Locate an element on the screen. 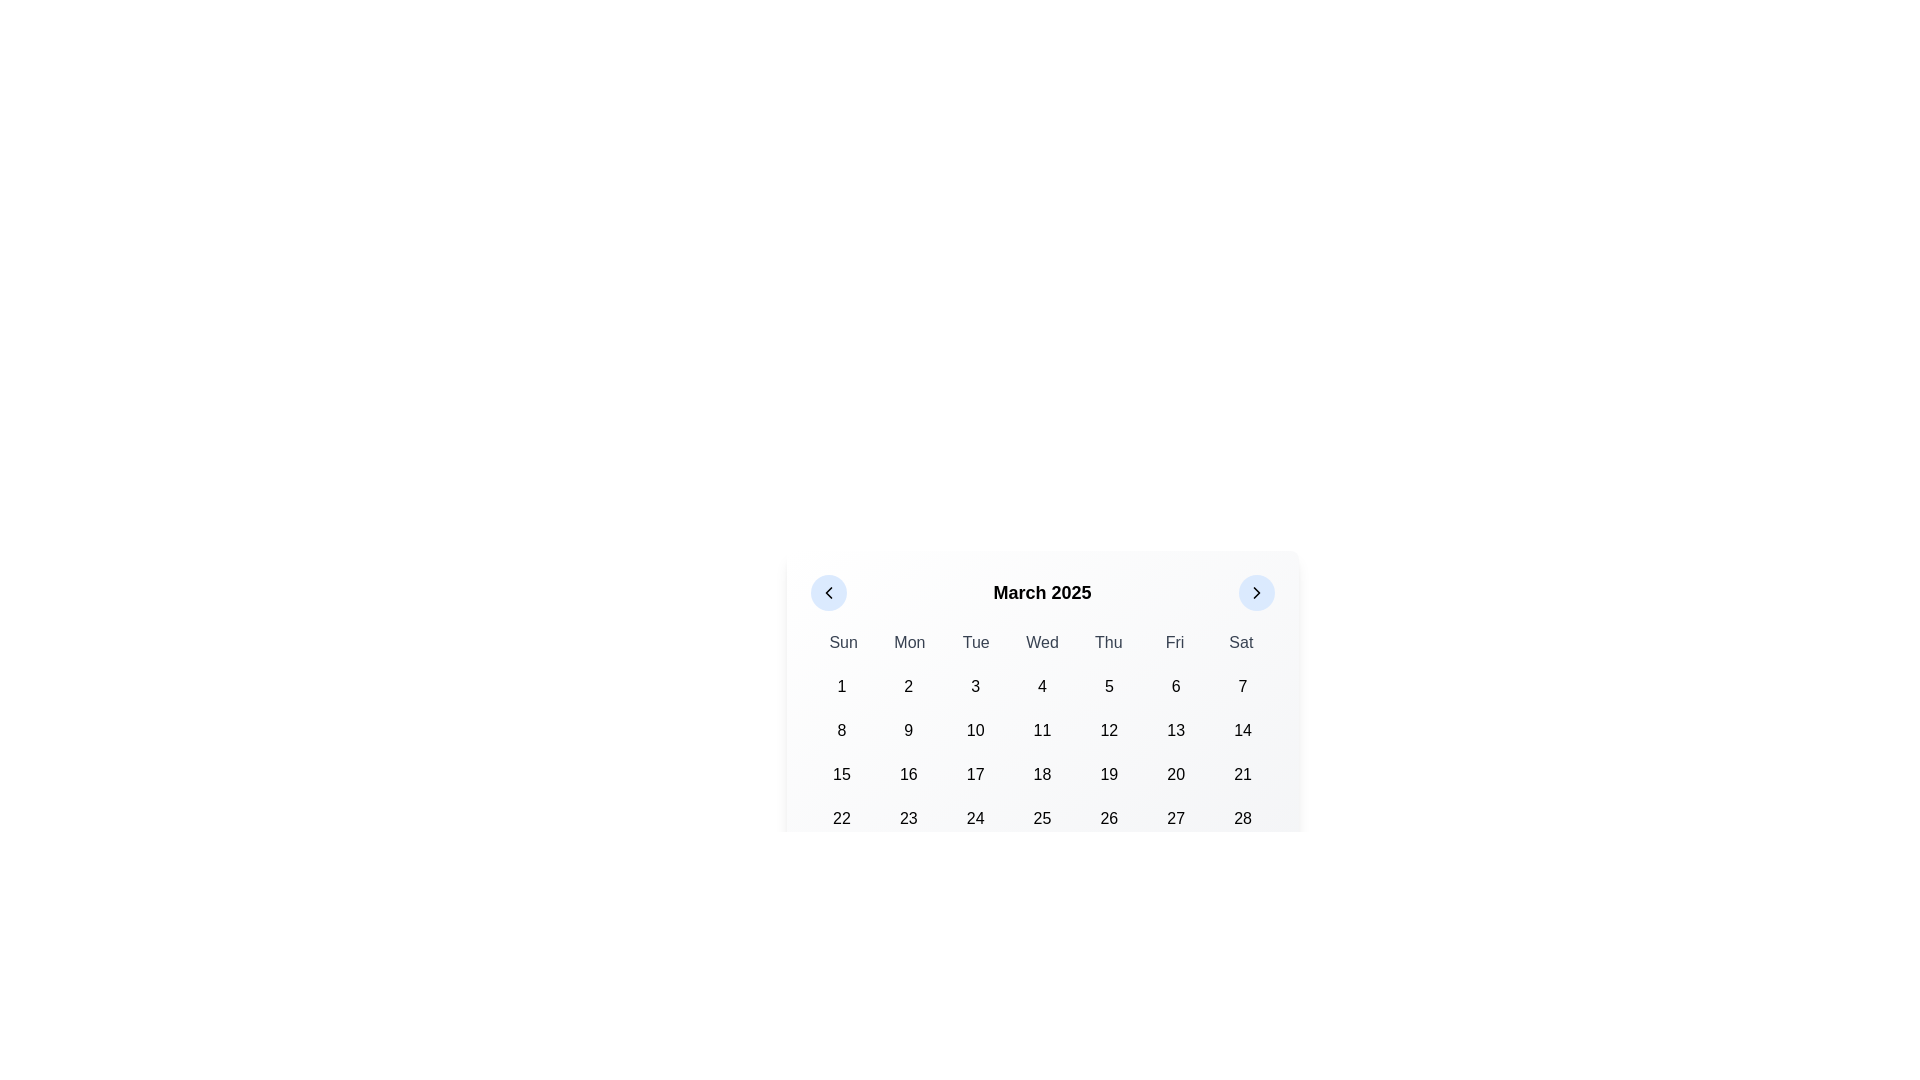 The width and height of the screenshot is (1920, 1080). the days in the calendar grid layout is located at coordinates (1041, 774).